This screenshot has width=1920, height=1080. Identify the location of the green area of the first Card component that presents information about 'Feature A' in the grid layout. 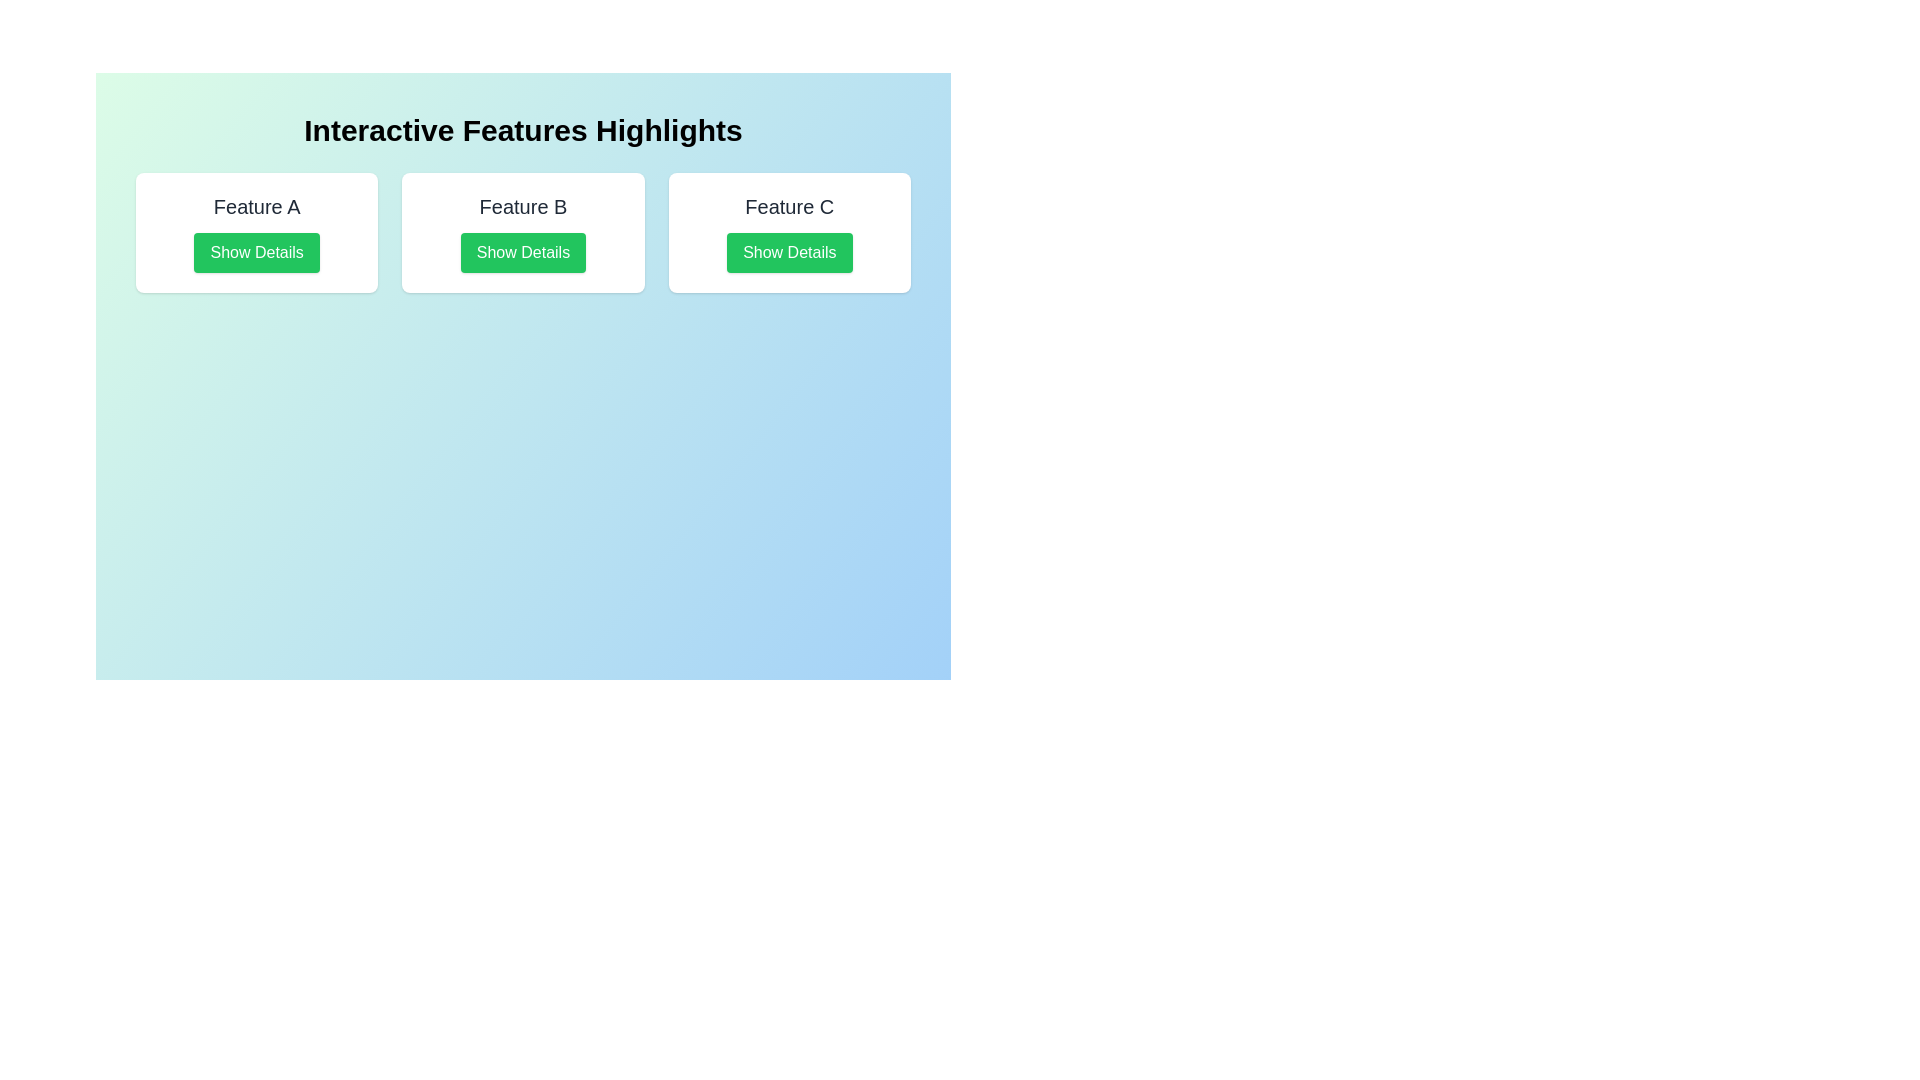
(256, 231).